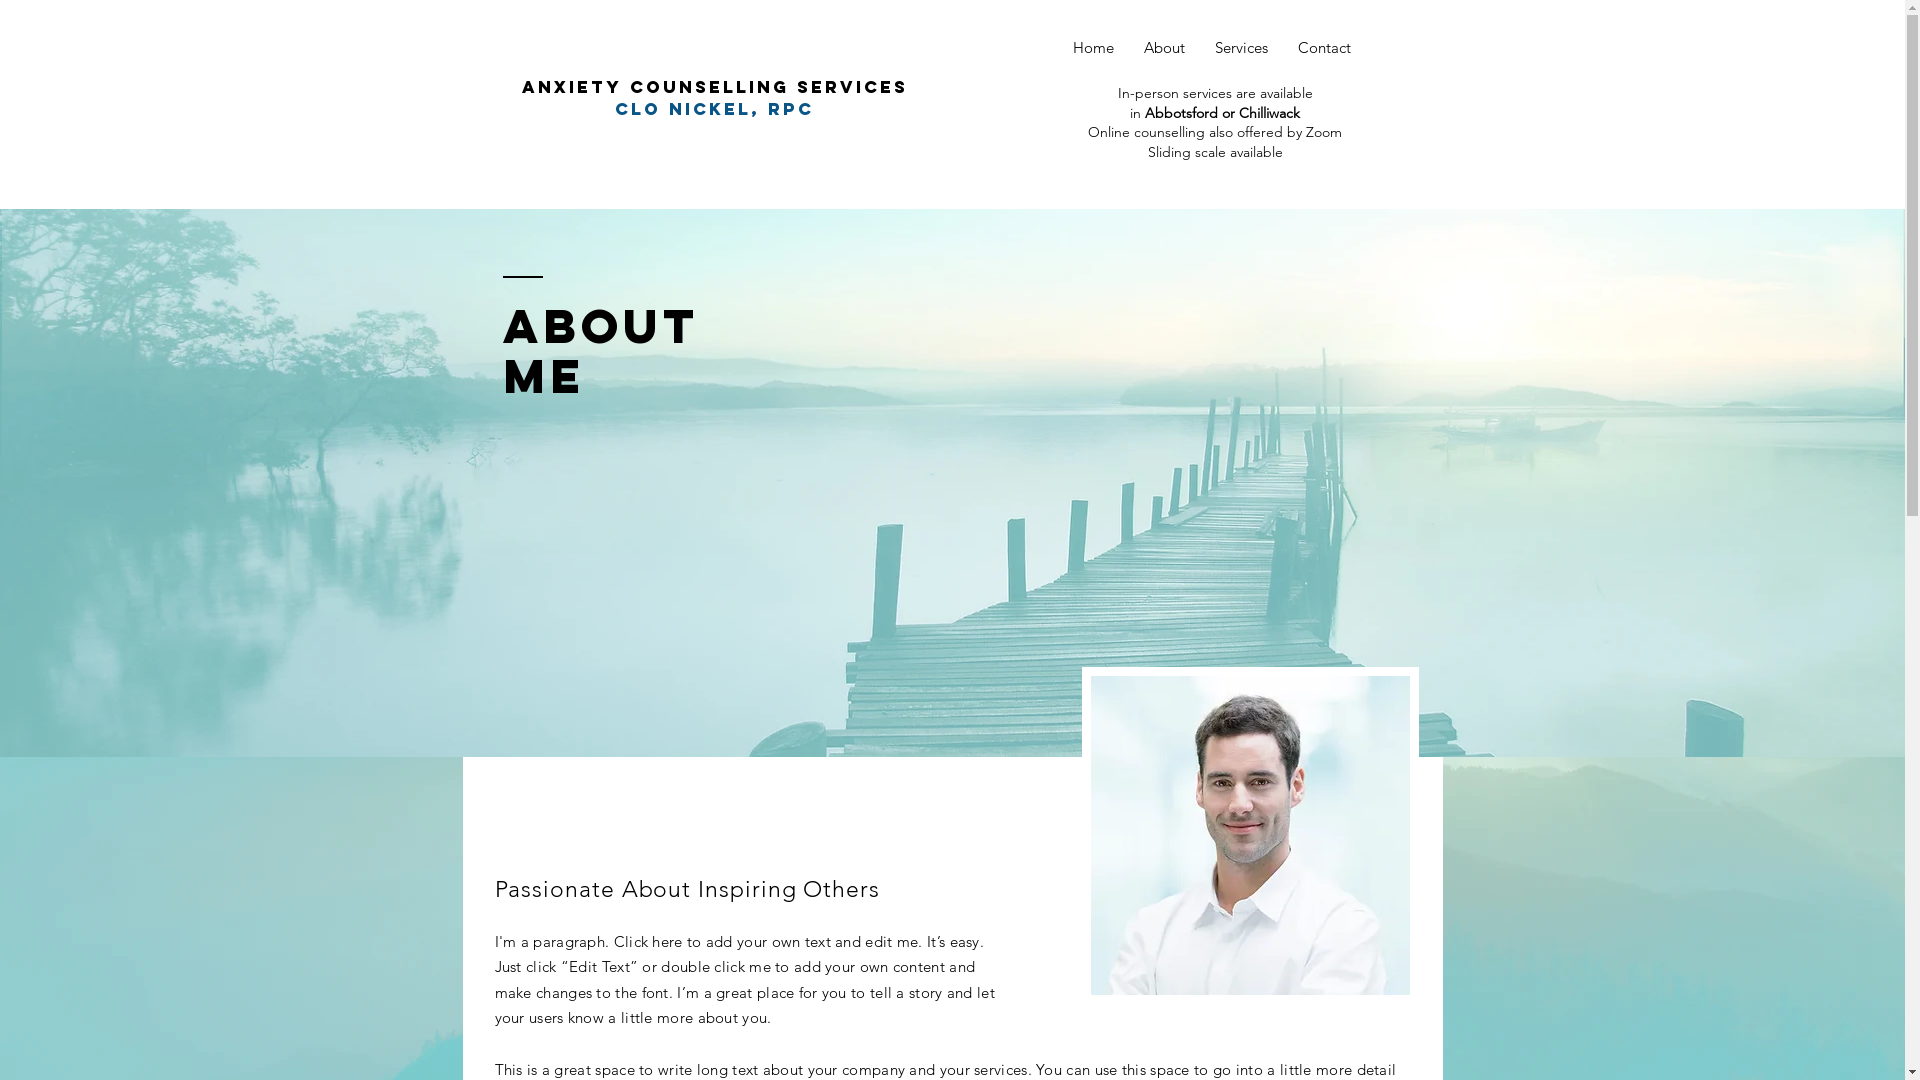 Image resolution: width=1920 pixels, height=1080 pixels. What do you see at coordinates (1163, 46) in the screenshot?
I see `'About'` at bounding box center [1163, 46].